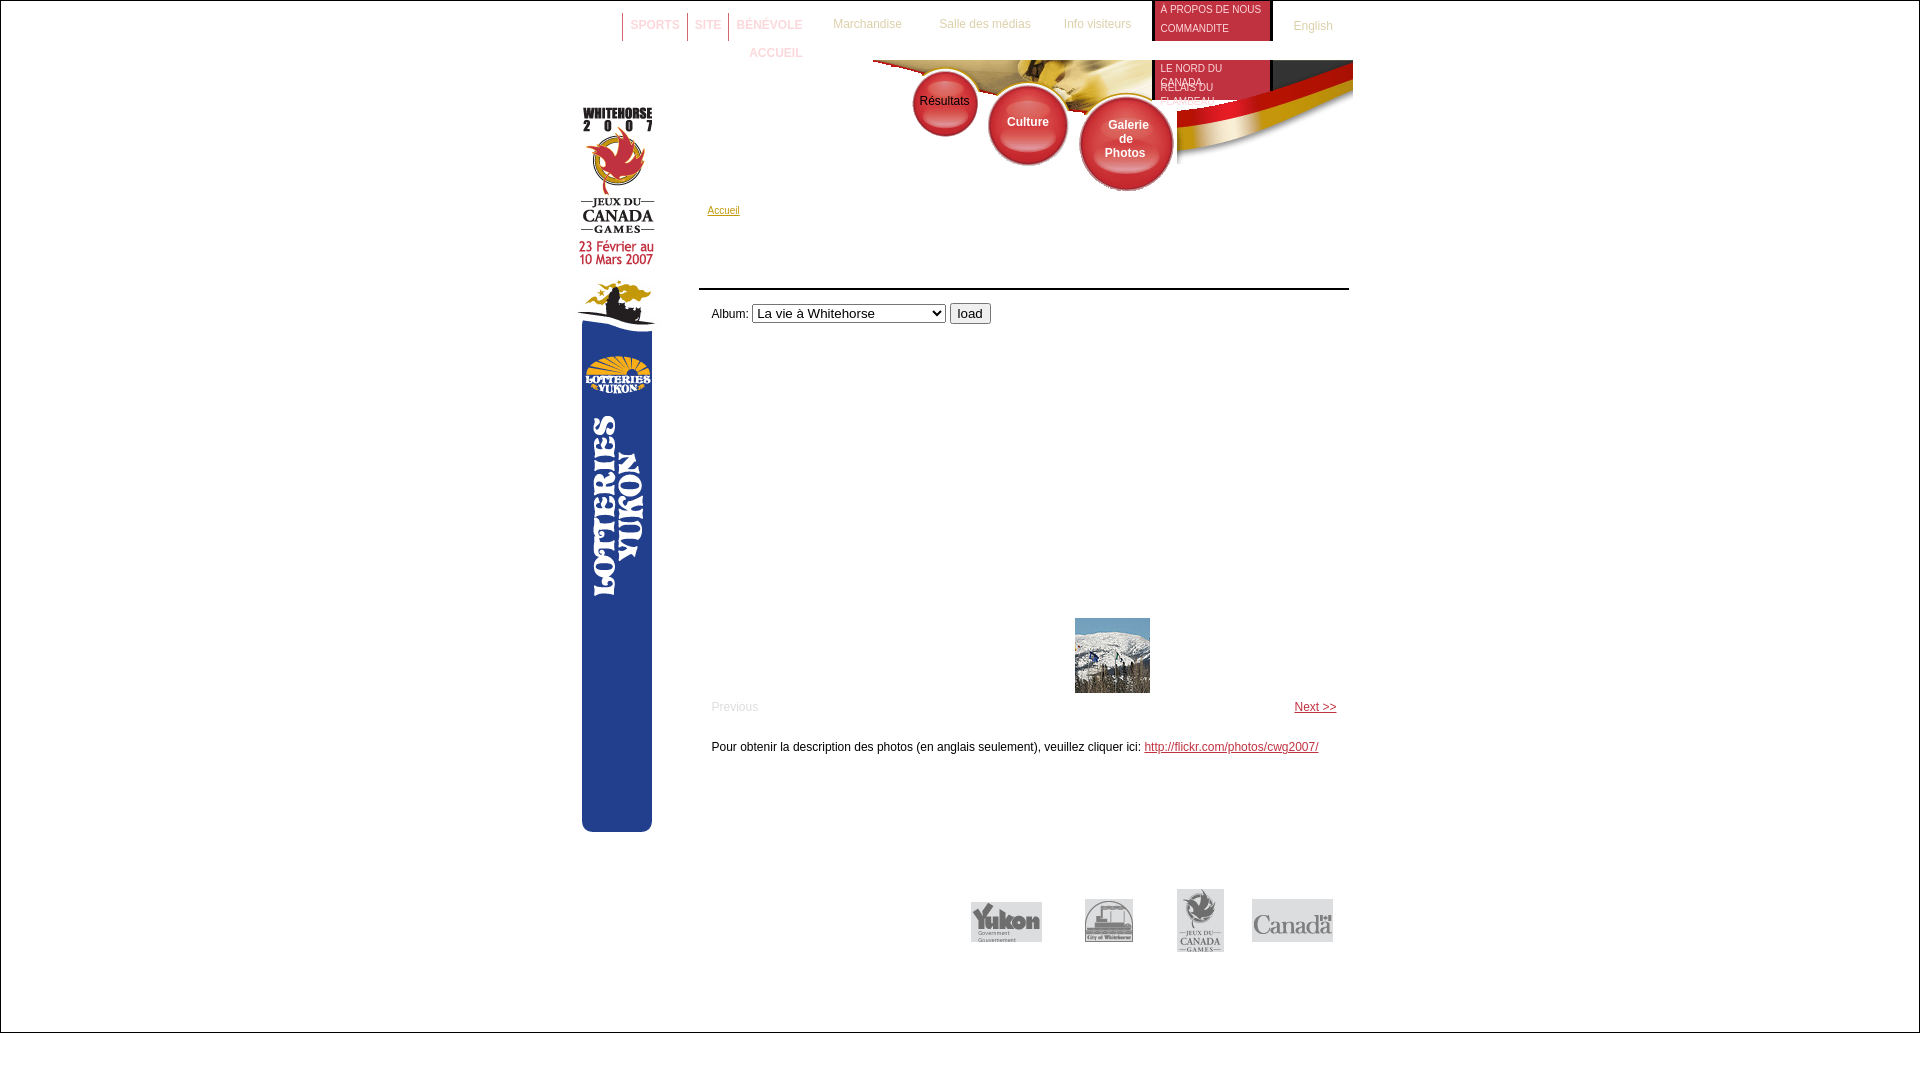  Describe the element at coordinates (1097, 18) in the screenshot. I see `'Info visiteurs'` at that location.